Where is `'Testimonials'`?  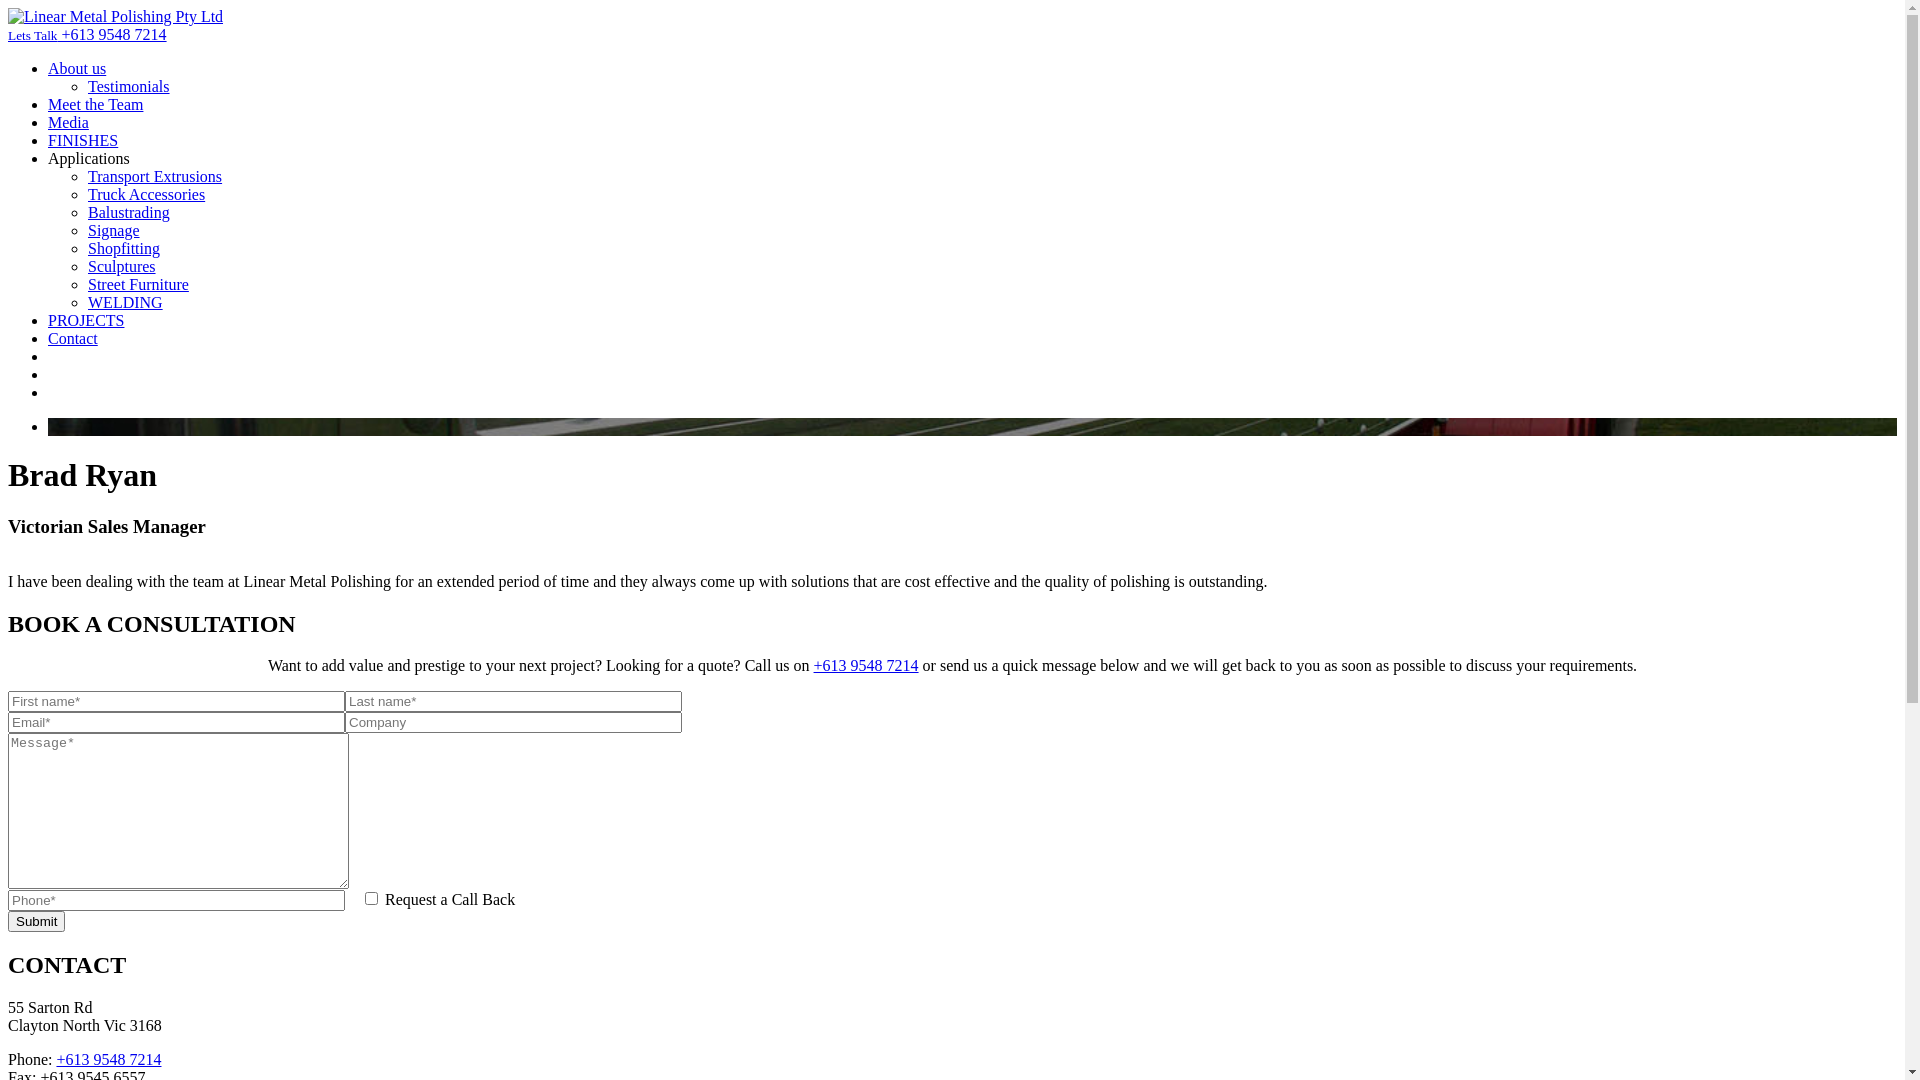 'Testimonials' is located at coordinates (128, 85).